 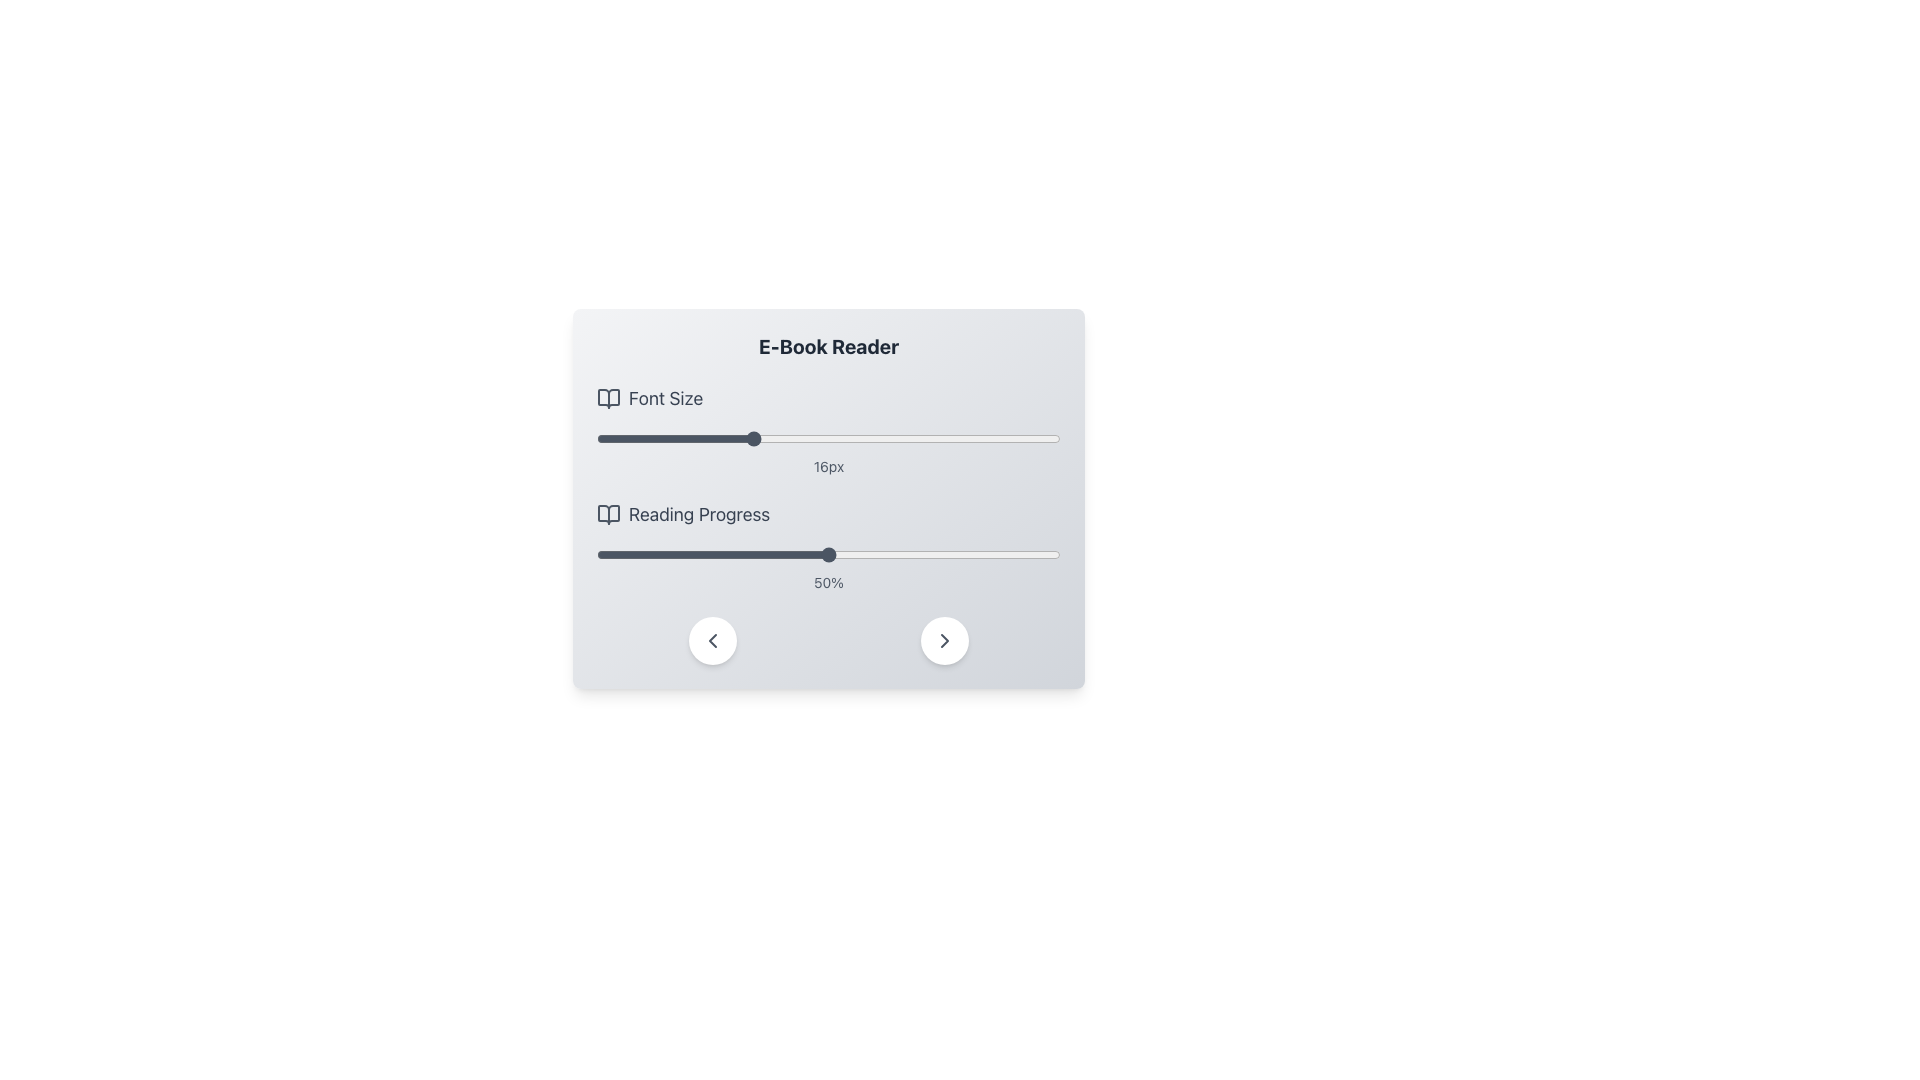 What do you see at coordinates (666, 398) in the screenshot?
I see `text label indicating the setting for 'Font Size', located to the right of the open book icon in the upper-left section of the interface` at bounding box center [666, 398].